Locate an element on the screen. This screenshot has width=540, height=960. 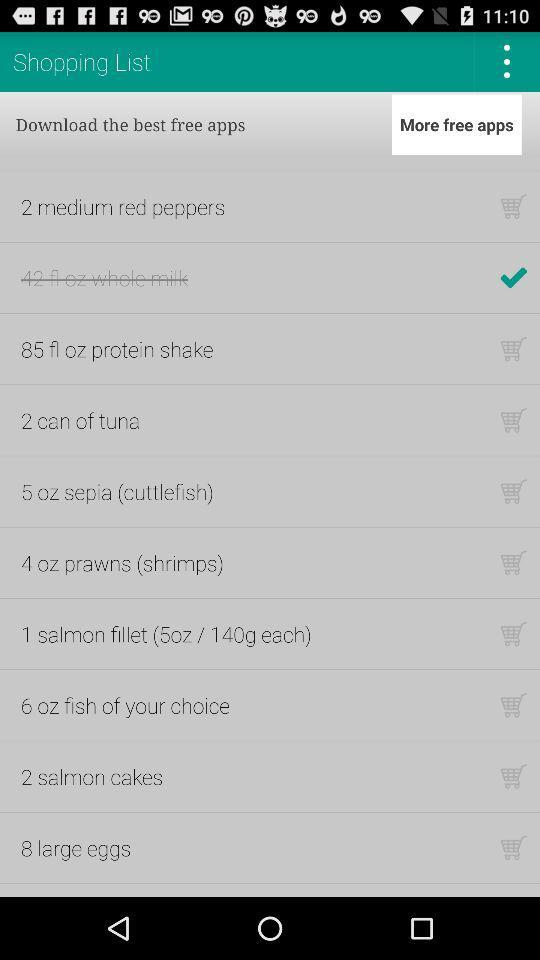
the icon above the 4 oz prawns is located at coordinates (117, 490).